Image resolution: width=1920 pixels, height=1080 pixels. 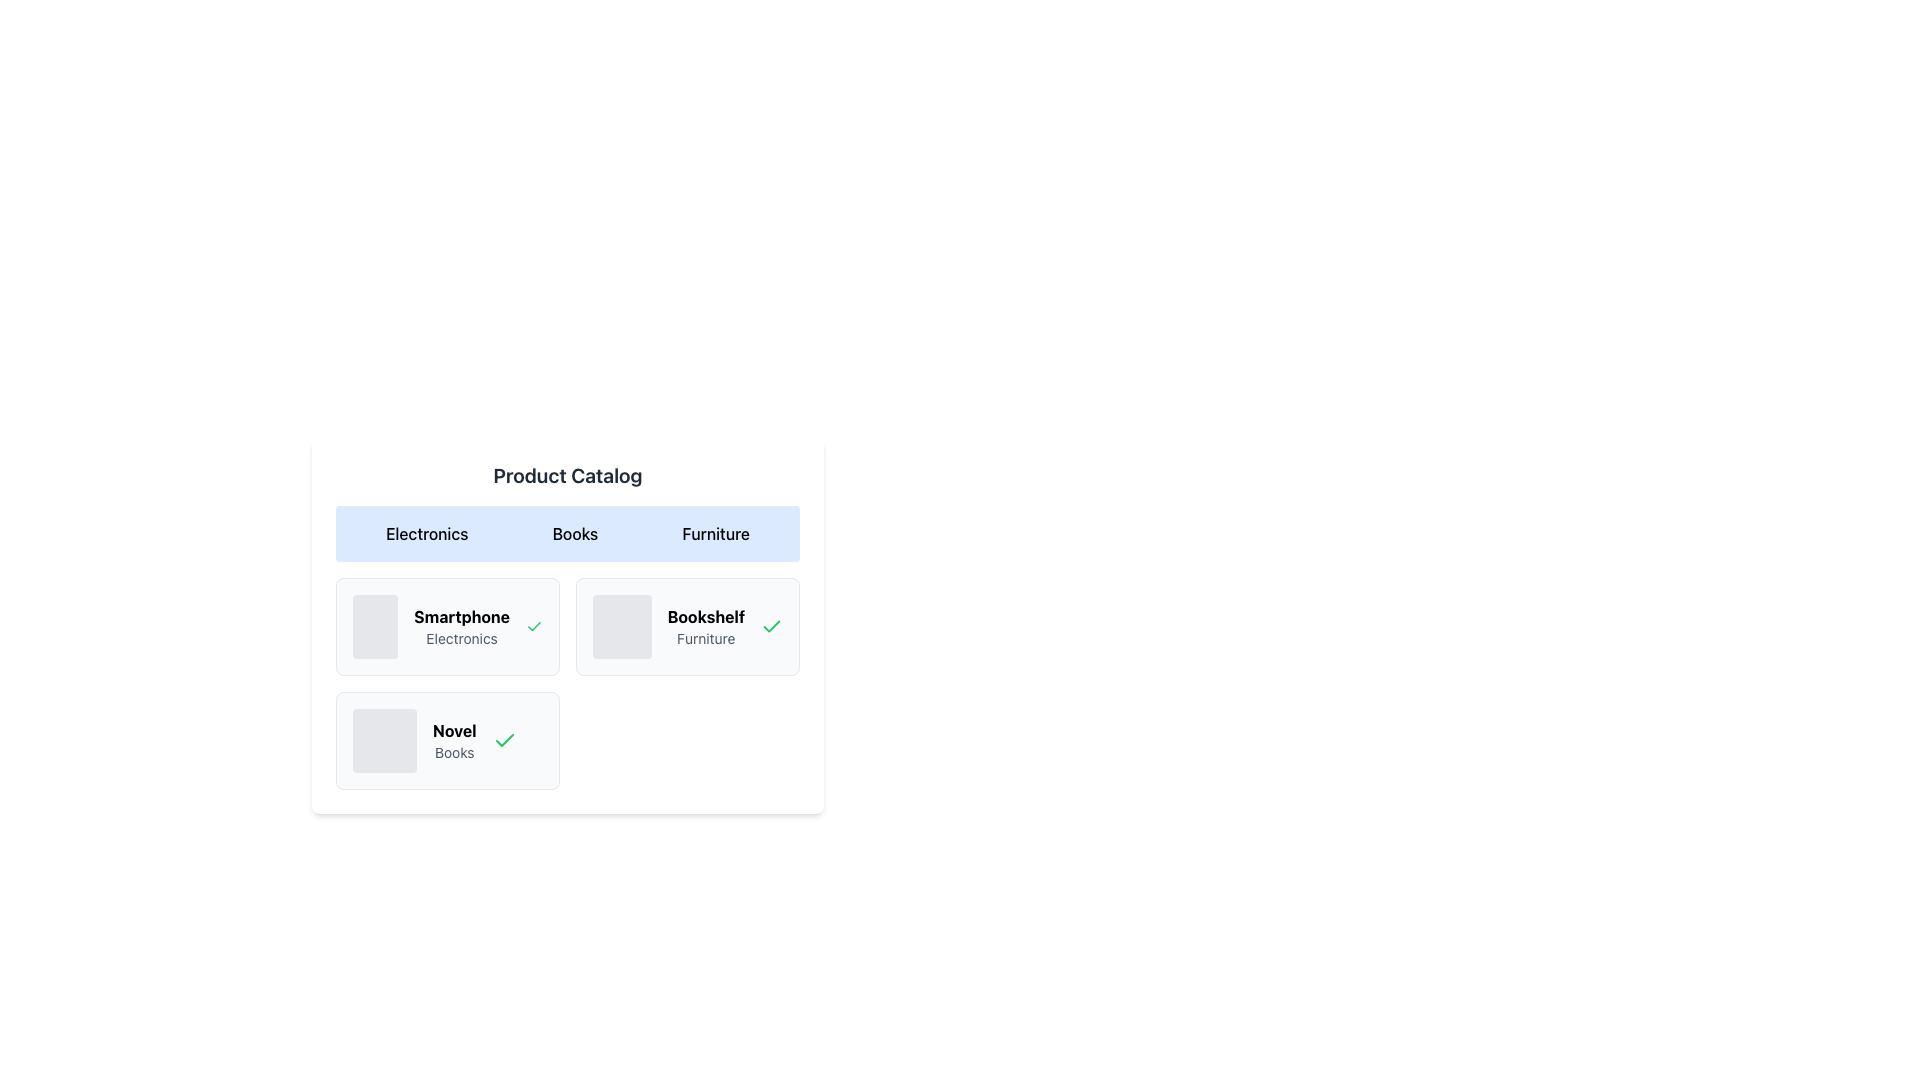 I want to click on the Text Display element that shows 'Smartphone' in bold, which is located in the top-left item of the product listing grid under the 'Electronics' tab, so click(x=461, y=626).